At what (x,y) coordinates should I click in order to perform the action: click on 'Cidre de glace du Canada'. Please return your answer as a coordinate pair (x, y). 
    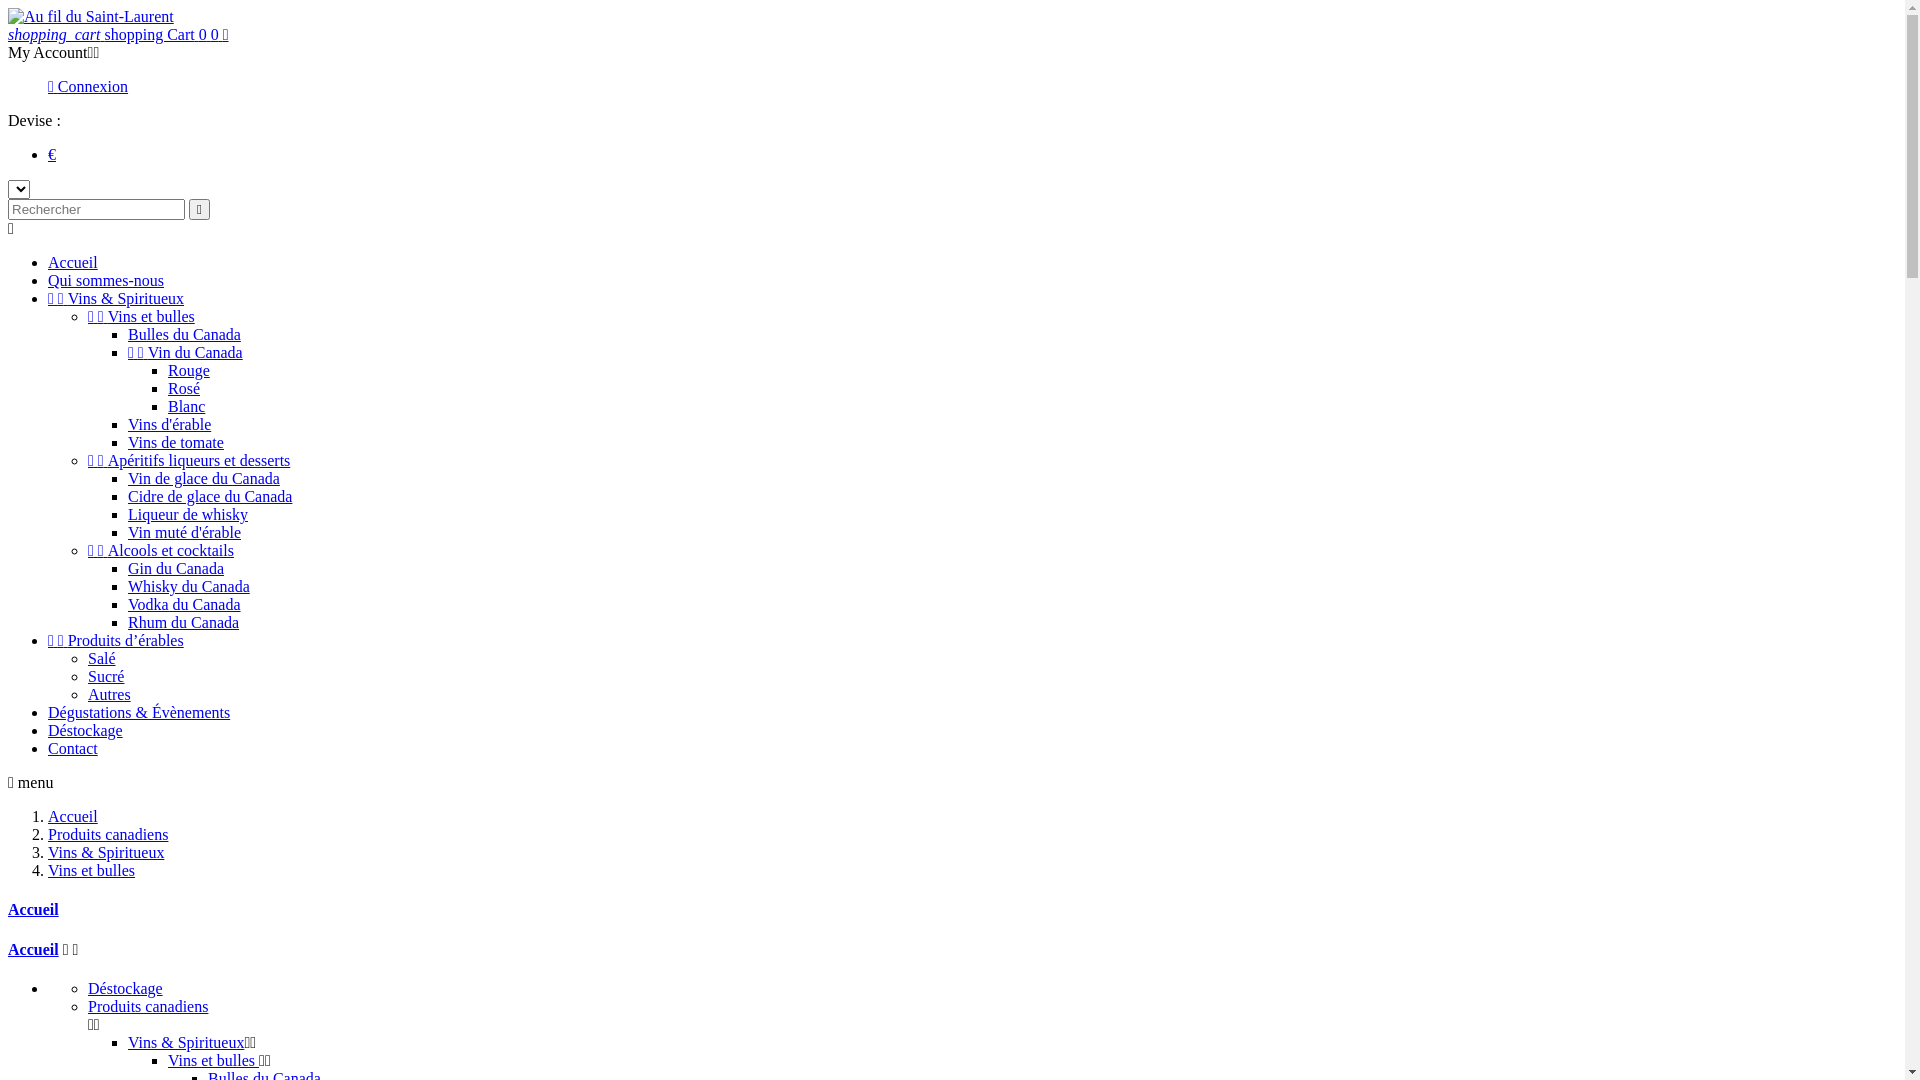
    Looking at the image, I should click on (210, 495).